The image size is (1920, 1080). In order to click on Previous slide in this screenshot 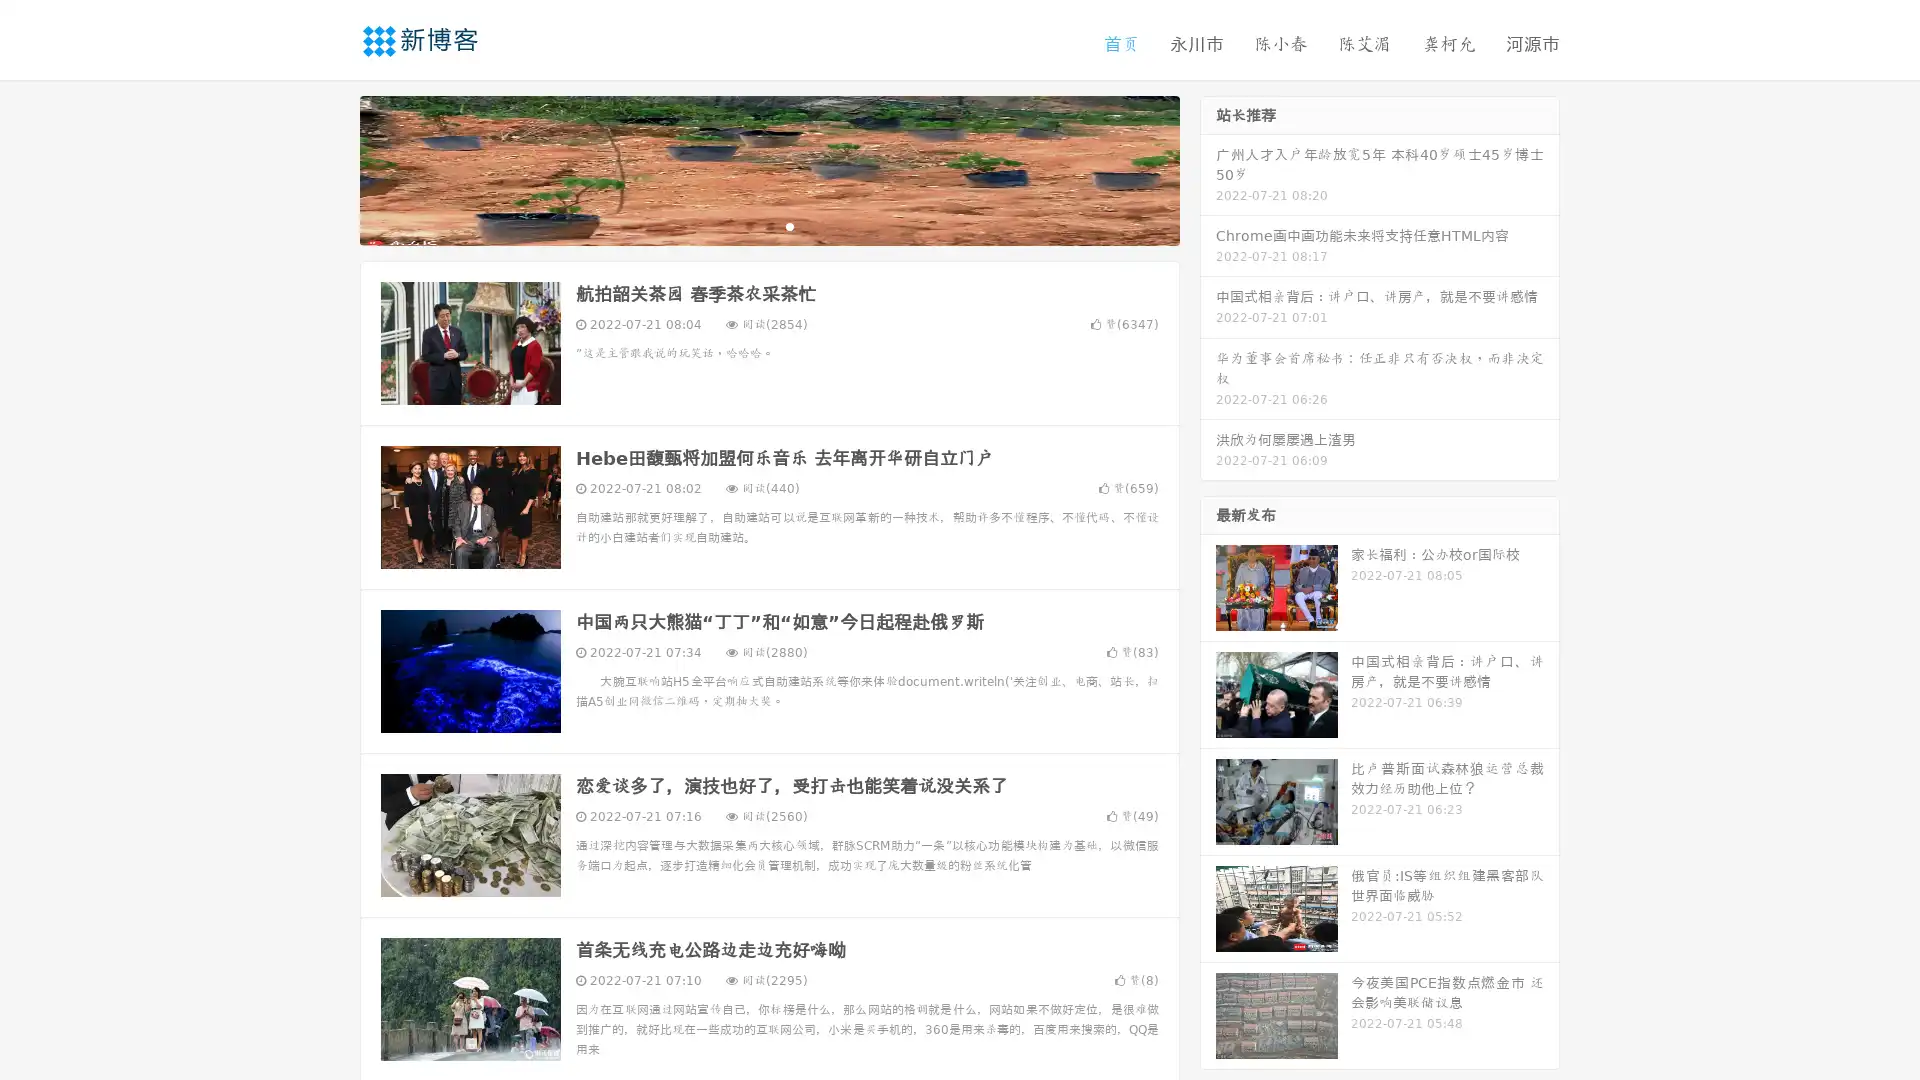, I will do `click(330, 168)`.